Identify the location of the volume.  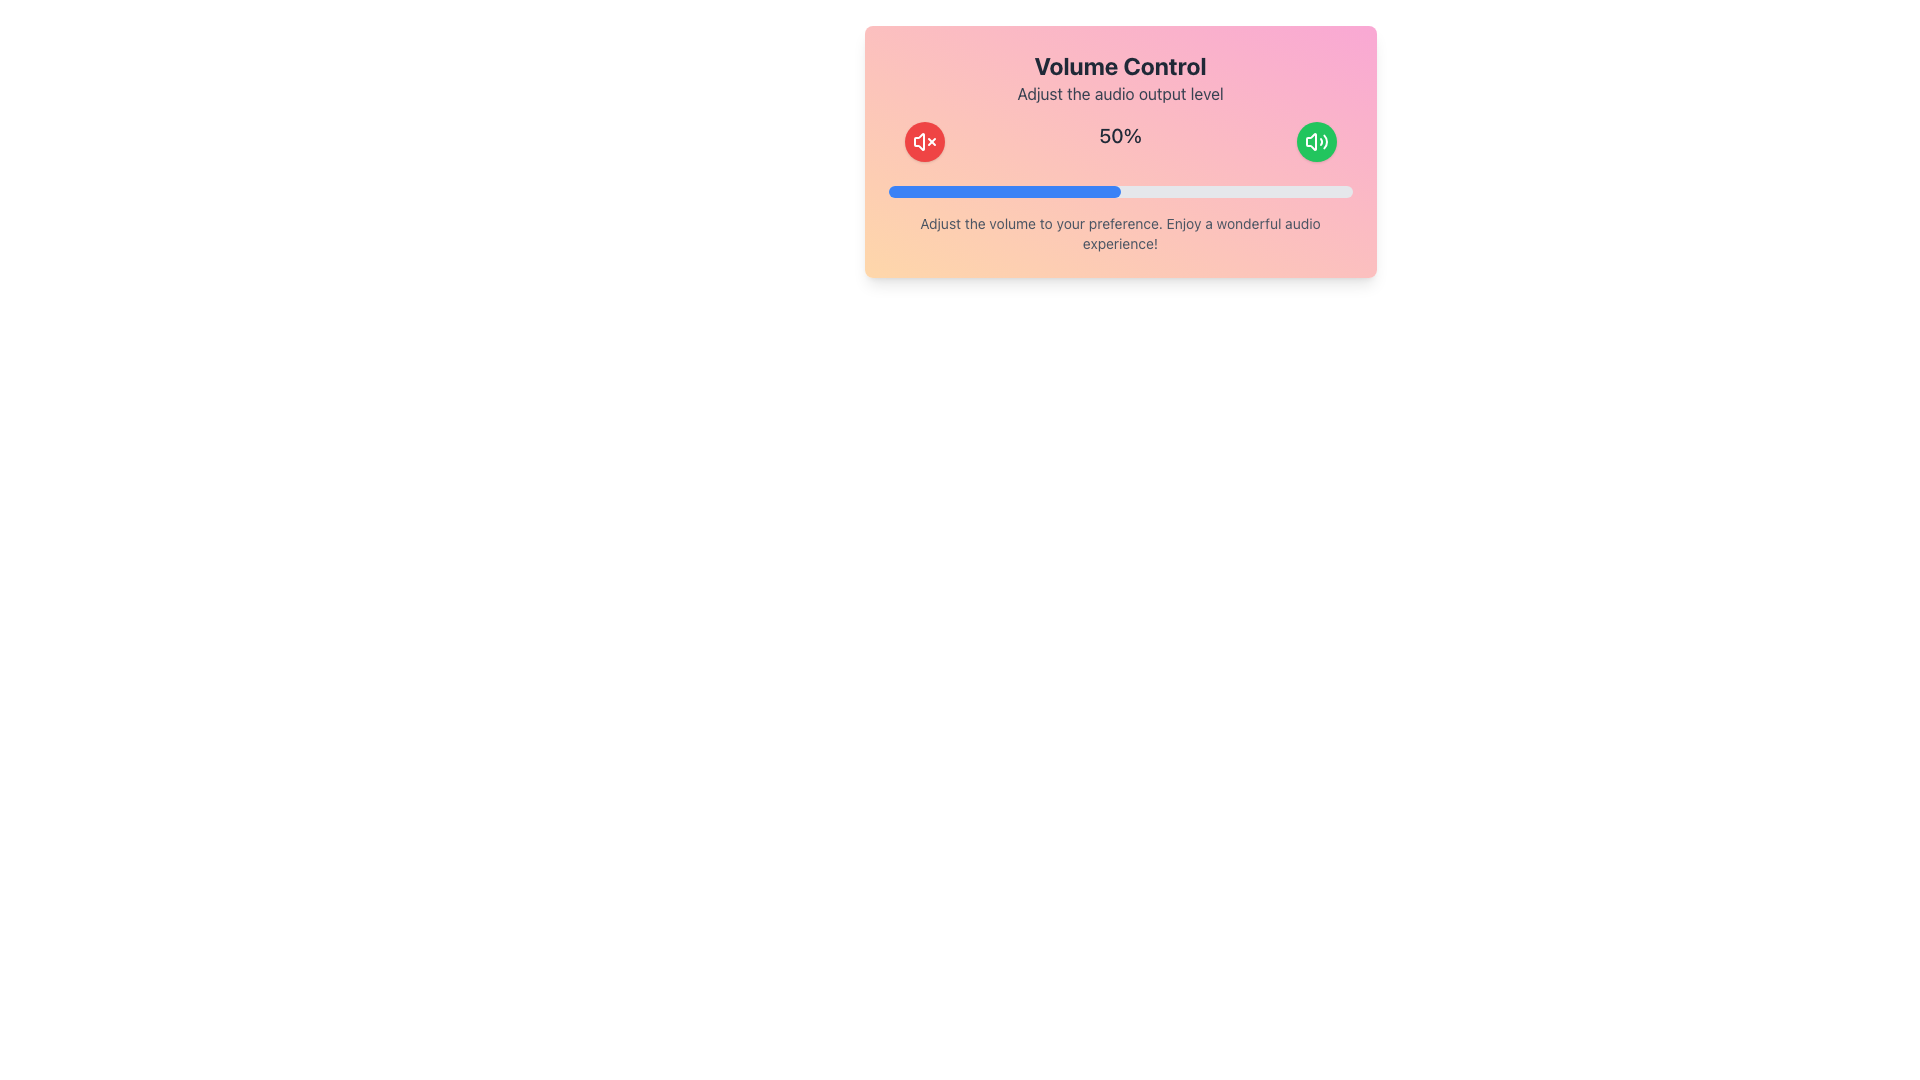
(1267, 192).